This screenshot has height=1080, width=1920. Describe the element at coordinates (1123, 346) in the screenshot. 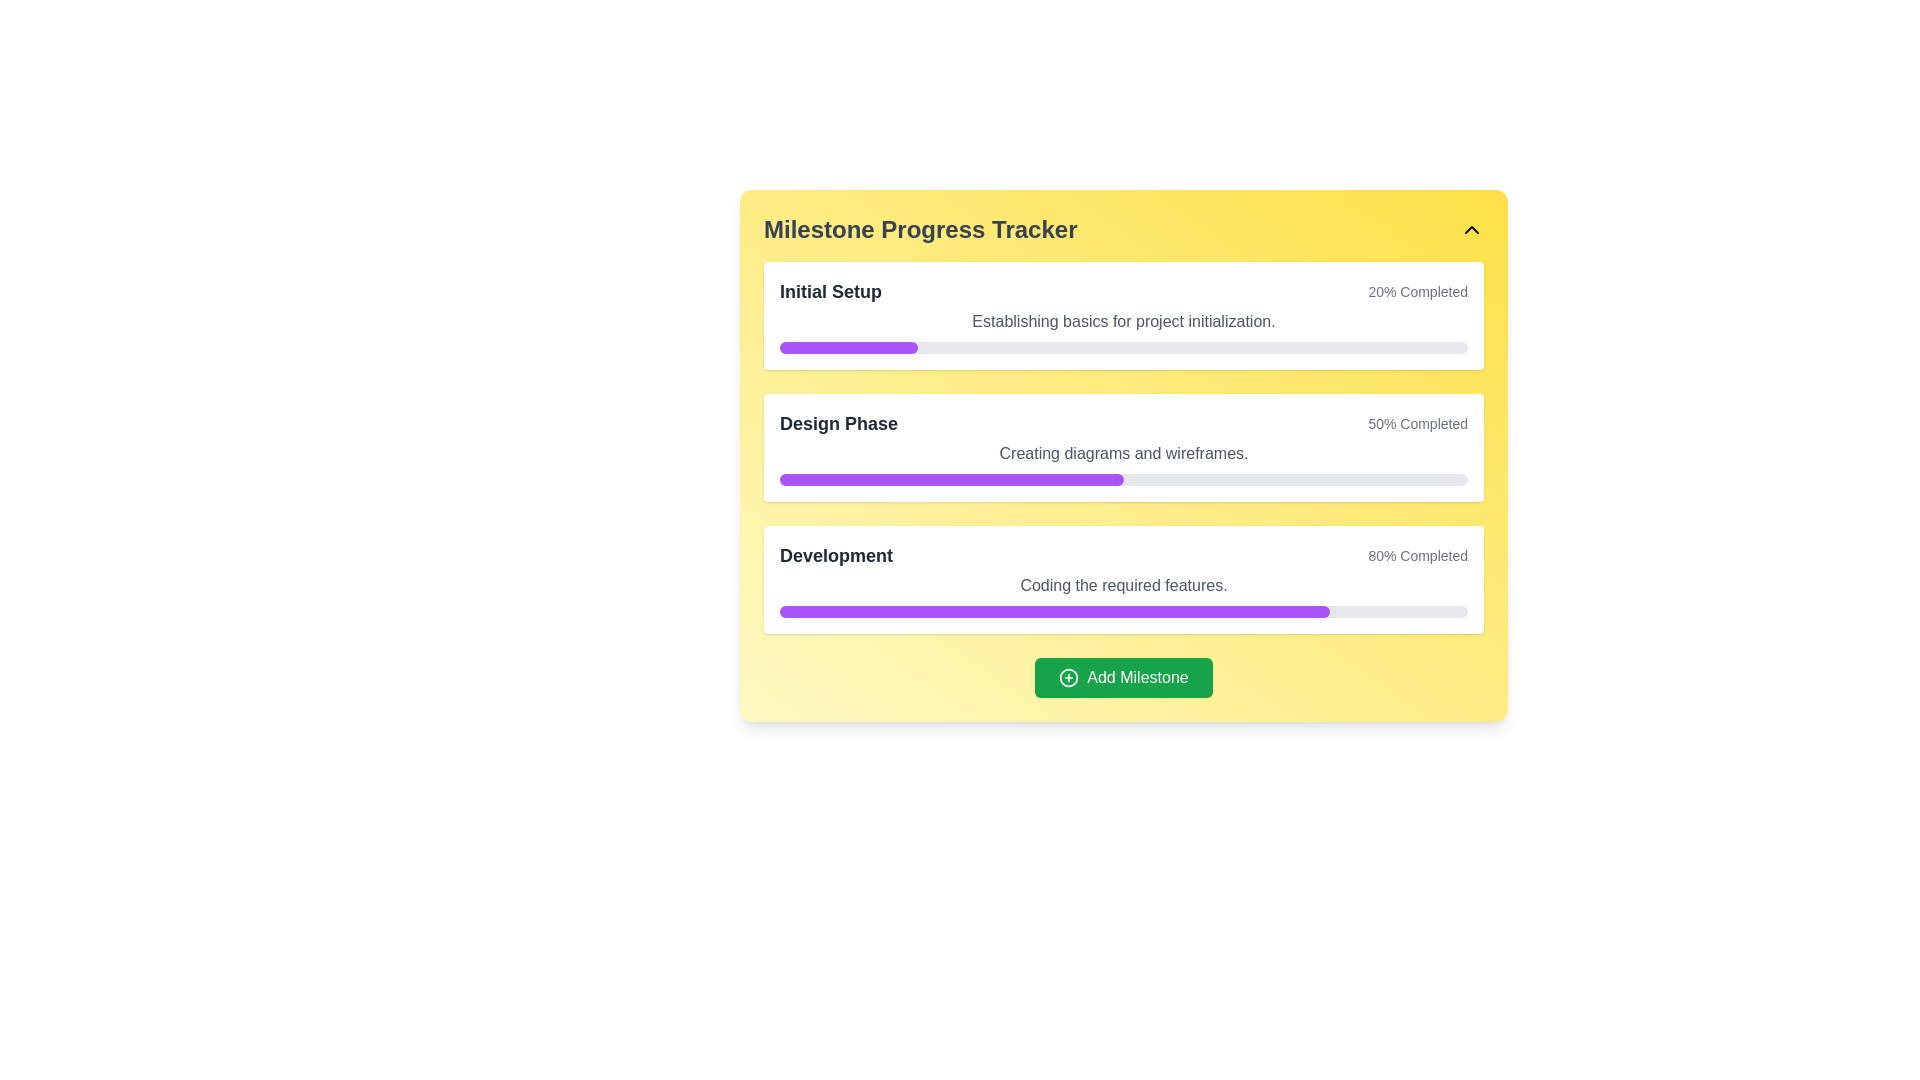

I see `the Progress Bar that visually represents the completion of the 'Initial Setup' milestone, located below the title 'Initial Setup' and above the section separator` at that location.